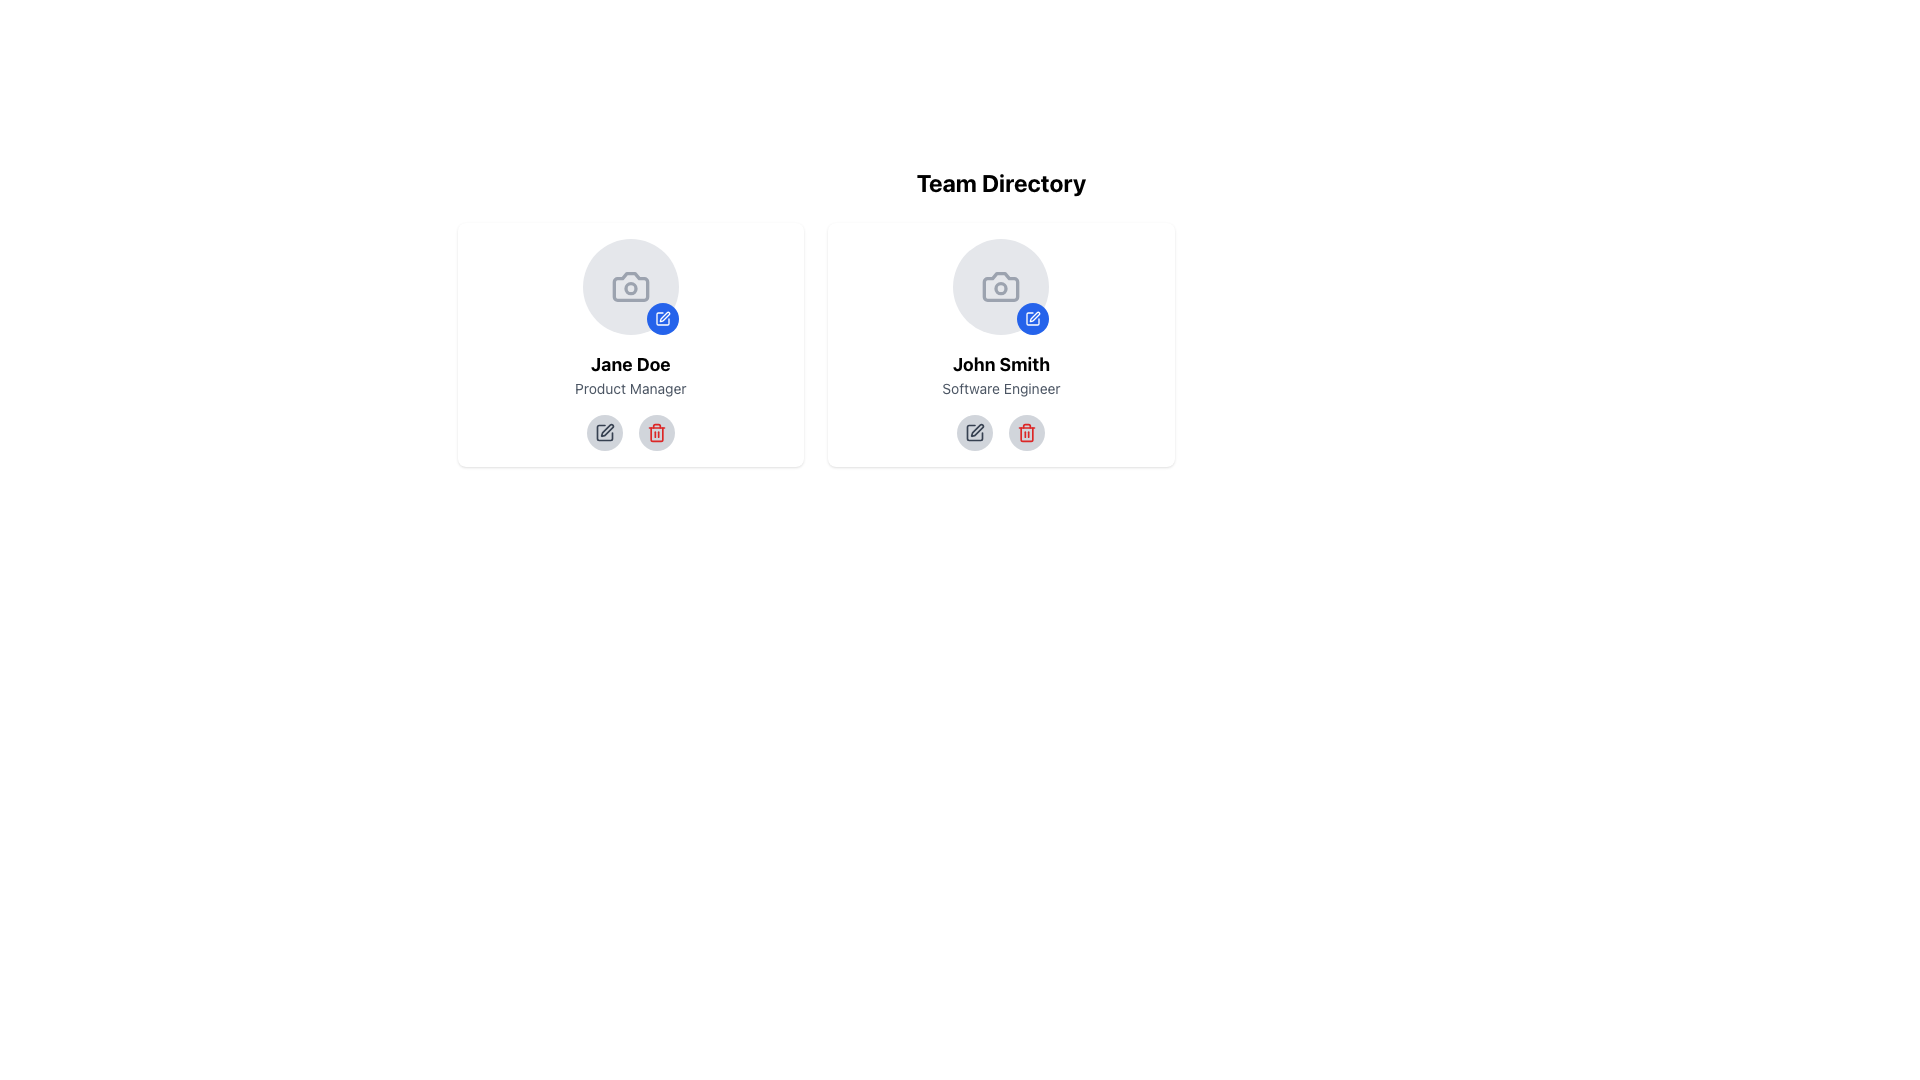 Image resolution: width=1920 pixels, height=1080 pixels. I want to click on the delete button located below the profile picture and name of 'John Smith', which is the second button in the horizontal row of action buttons, so click(1027, 431).